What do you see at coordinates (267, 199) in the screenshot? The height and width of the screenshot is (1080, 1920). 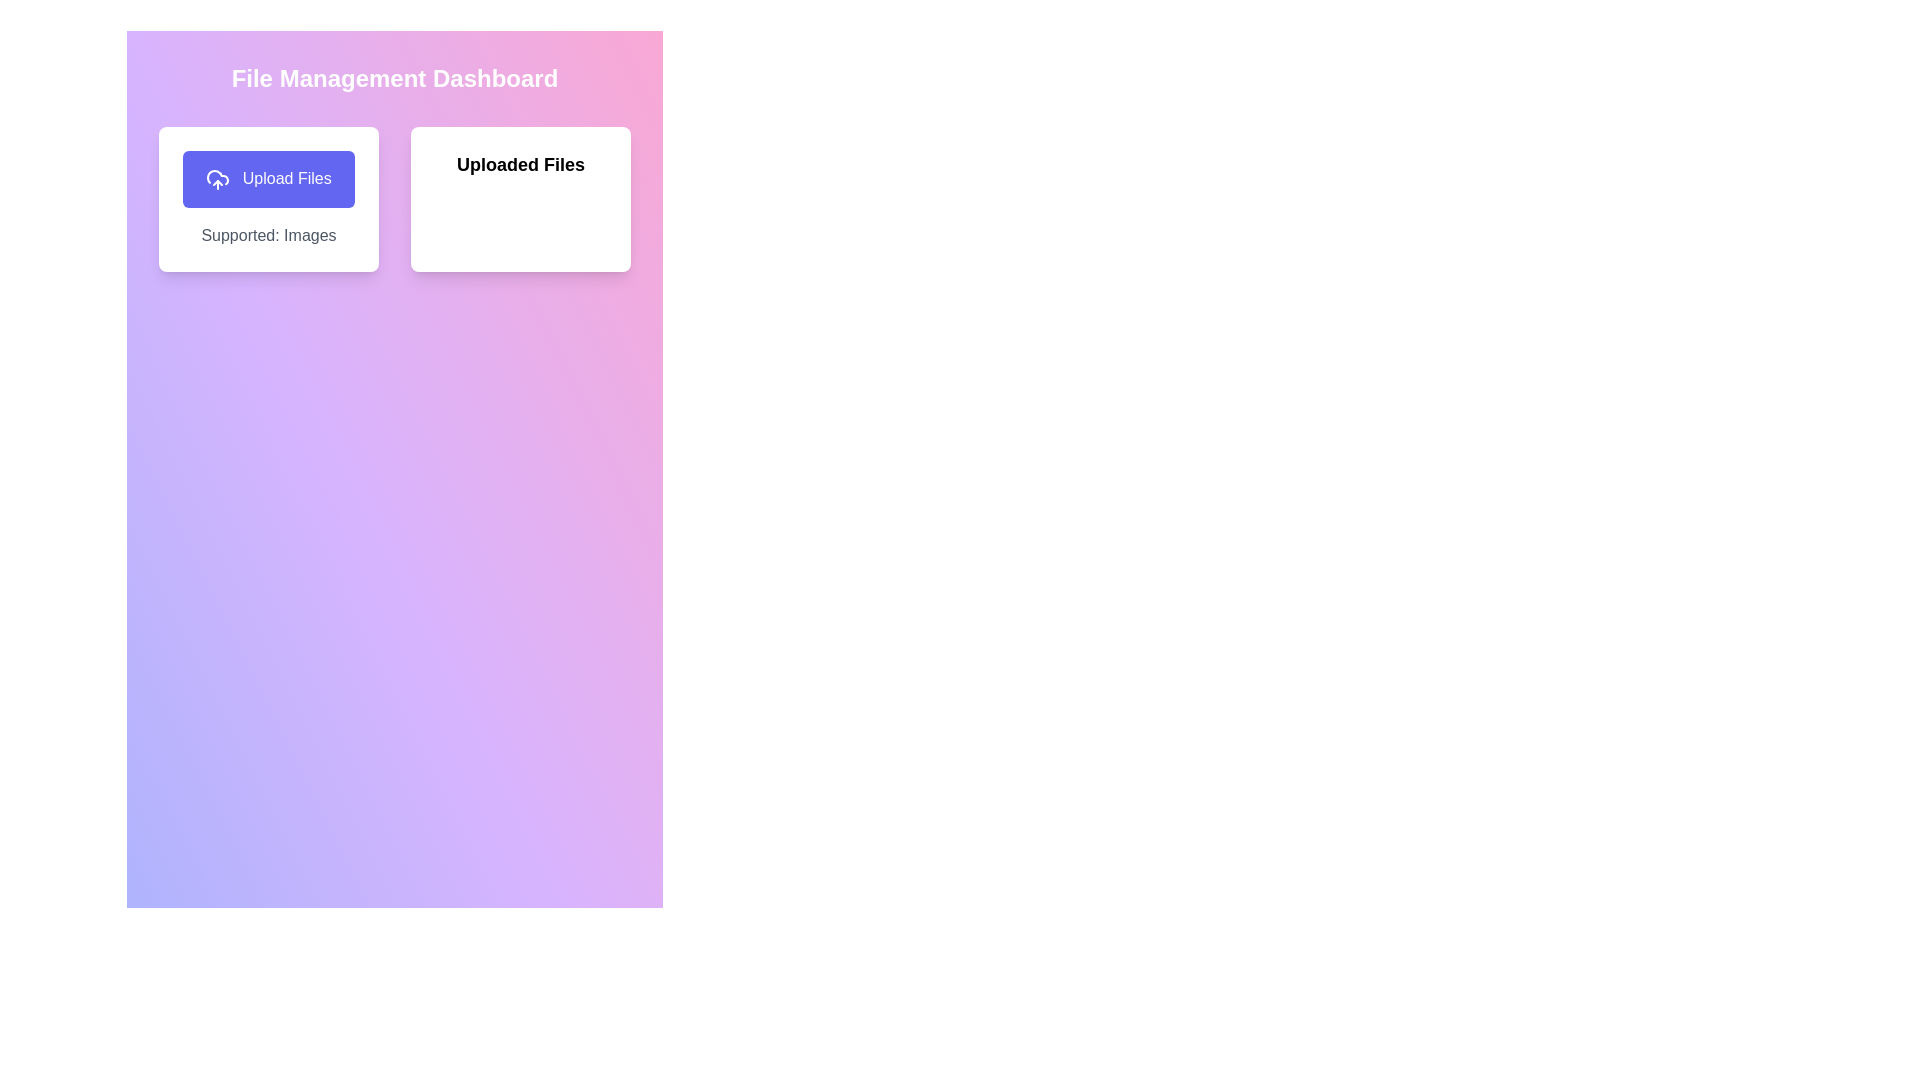 I see `the 'Upload Files' button on the leftmost card component in the top row of the two-column layout` at bounding box center [267, 199].